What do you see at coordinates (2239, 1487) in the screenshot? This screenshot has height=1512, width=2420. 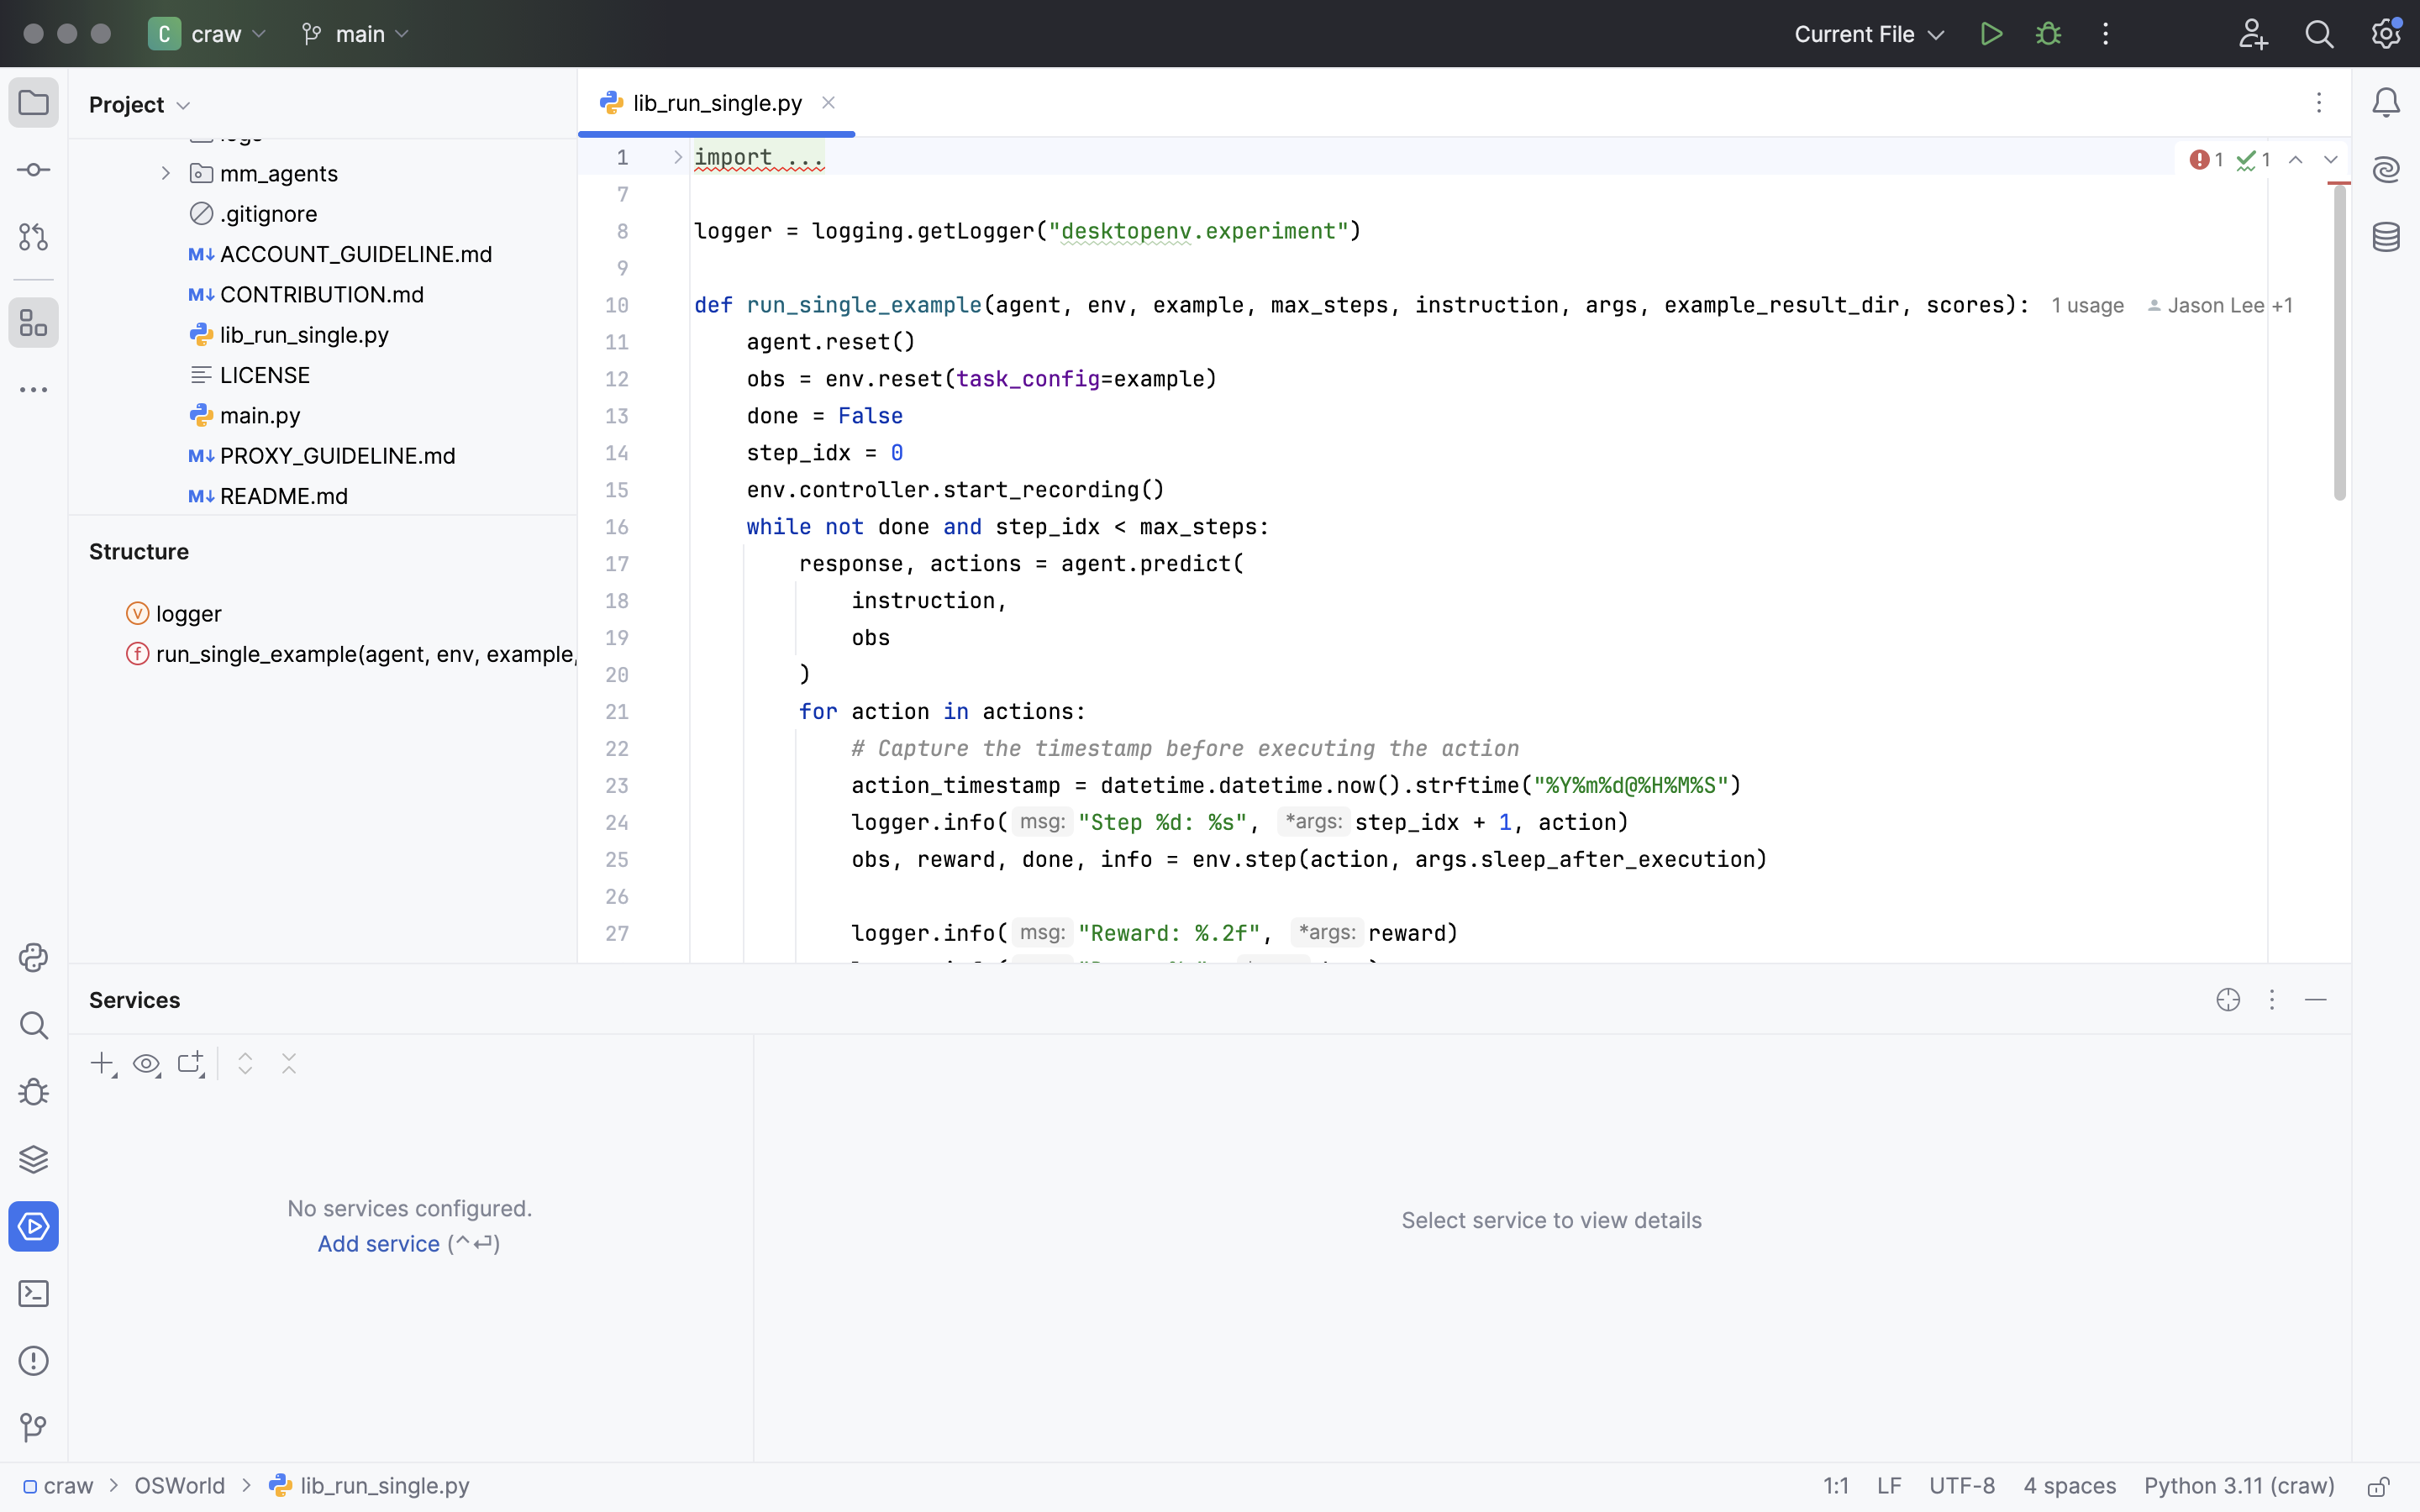 I see `'Python 3.11 (craw)'` at bounding box center [2239, 1487].